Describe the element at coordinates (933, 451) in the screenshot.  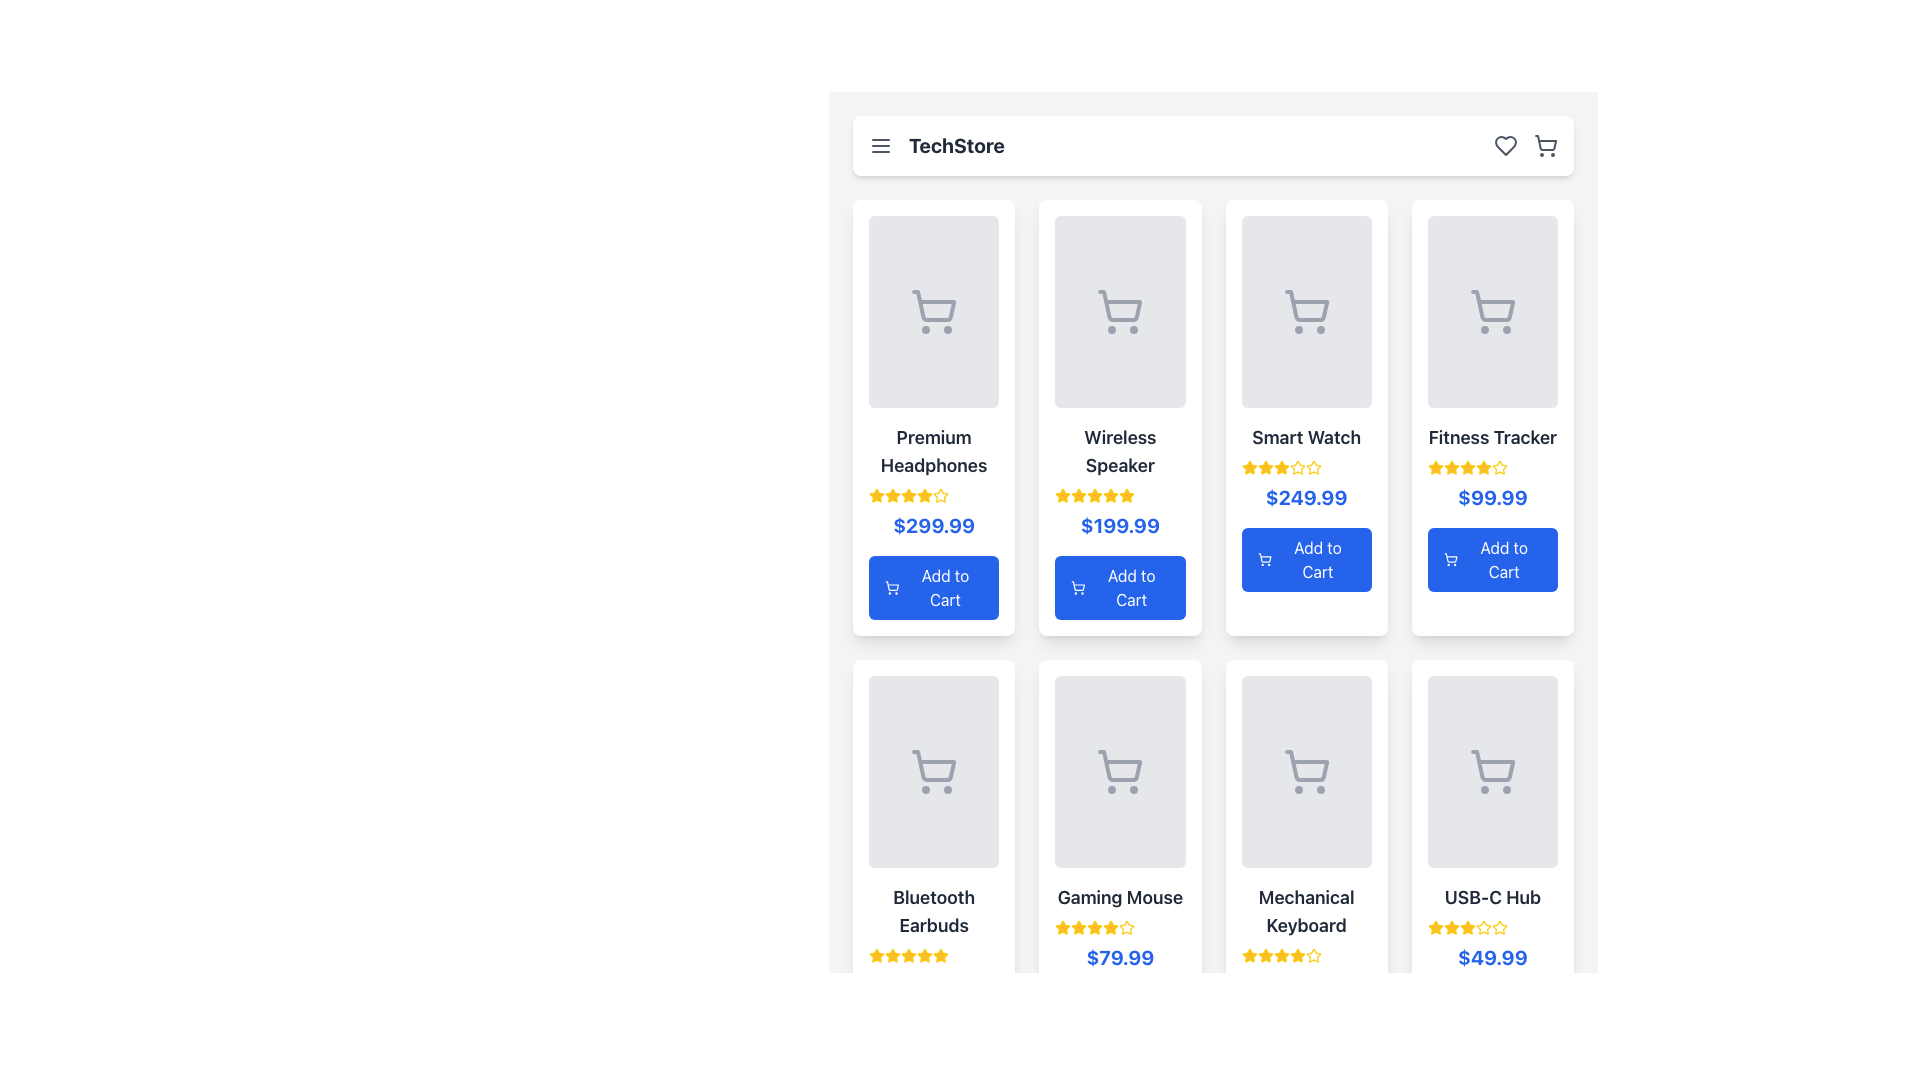
I see `the text 'Premium Headphones' which is styled in bold and dark gray color, located at the center of the item card in the first column and first row of the grid layout` at that location.